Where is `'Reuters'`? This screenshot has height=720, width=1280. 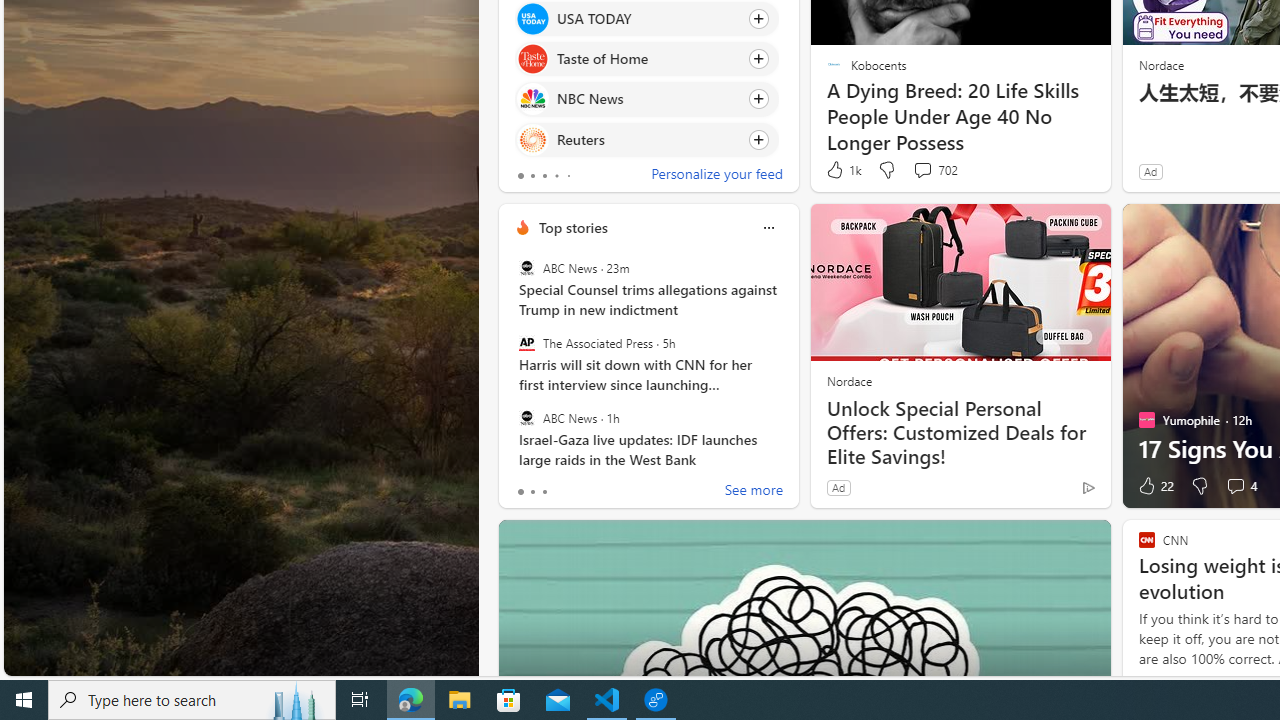 'Reuters' is located at coordinates (532, 138).